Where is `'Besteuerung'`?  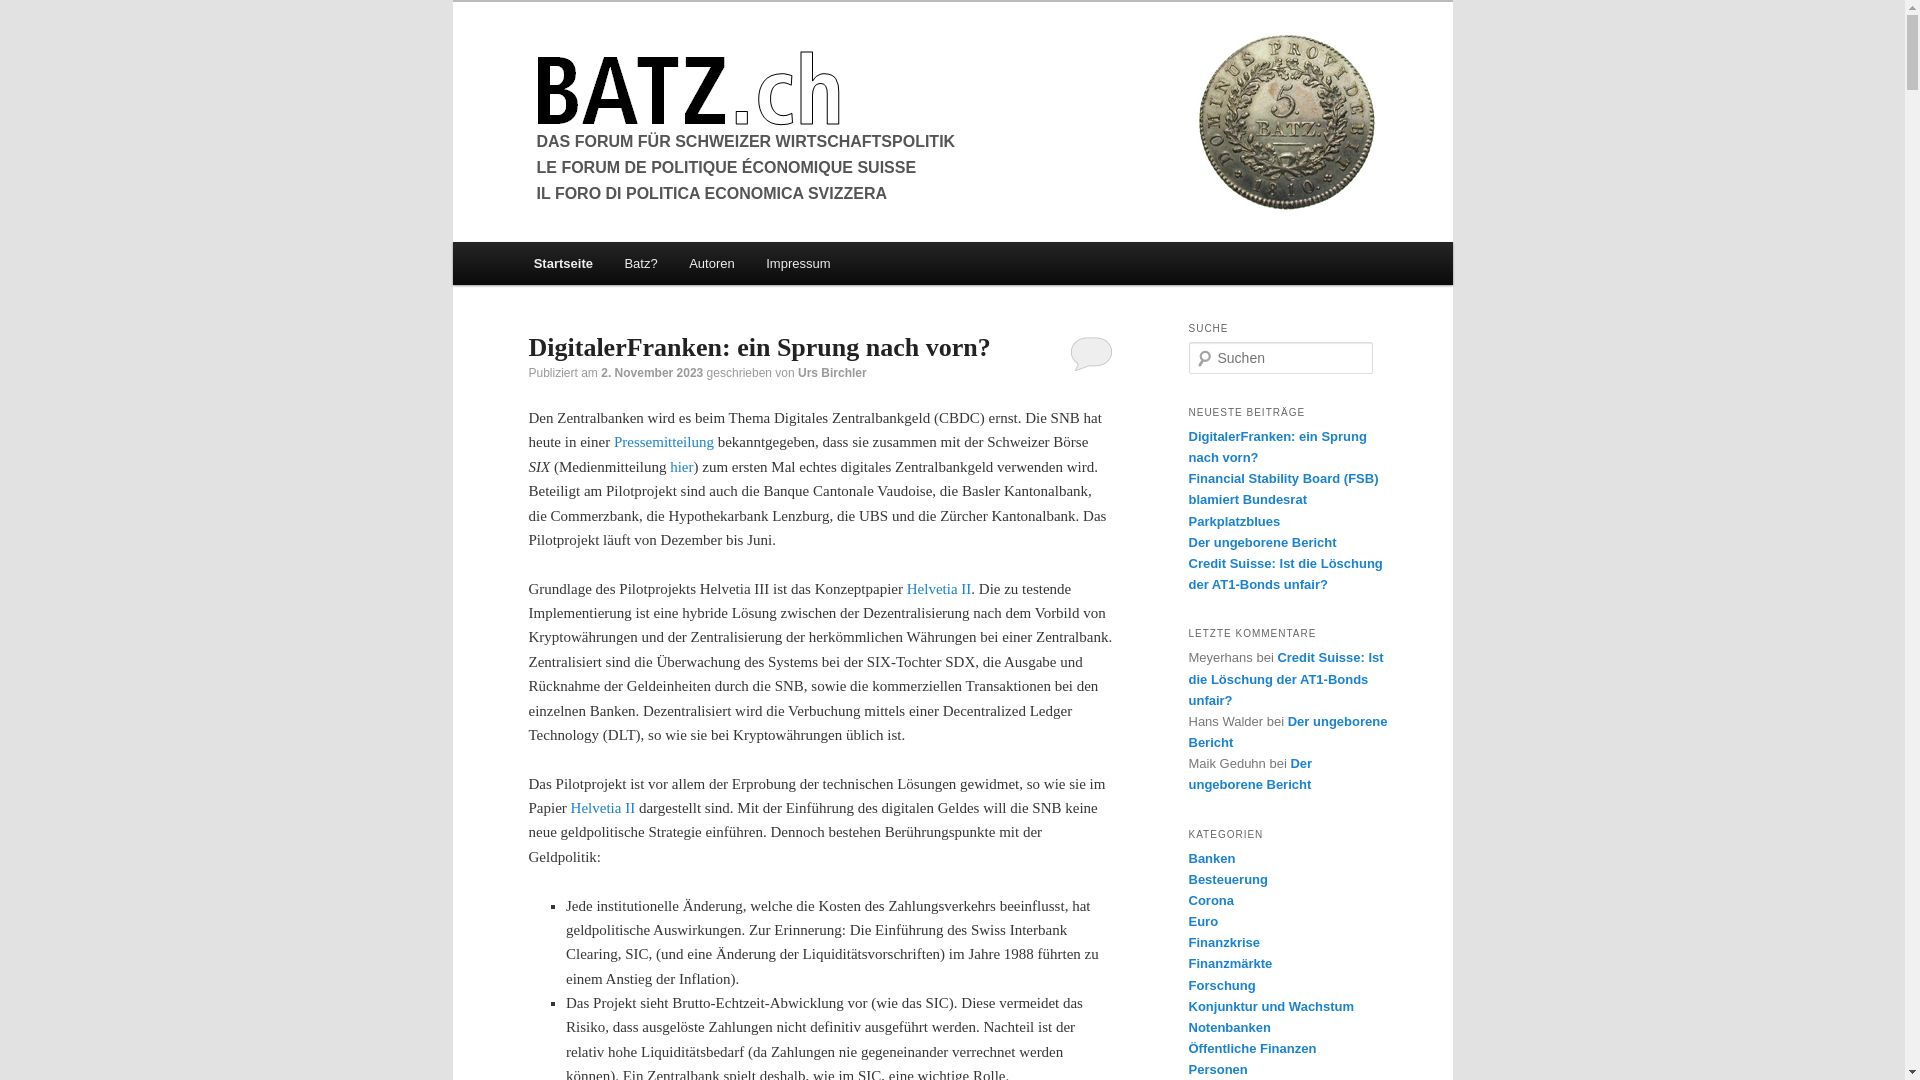 'Besteuerung' is located at coordinates (1226, 878).